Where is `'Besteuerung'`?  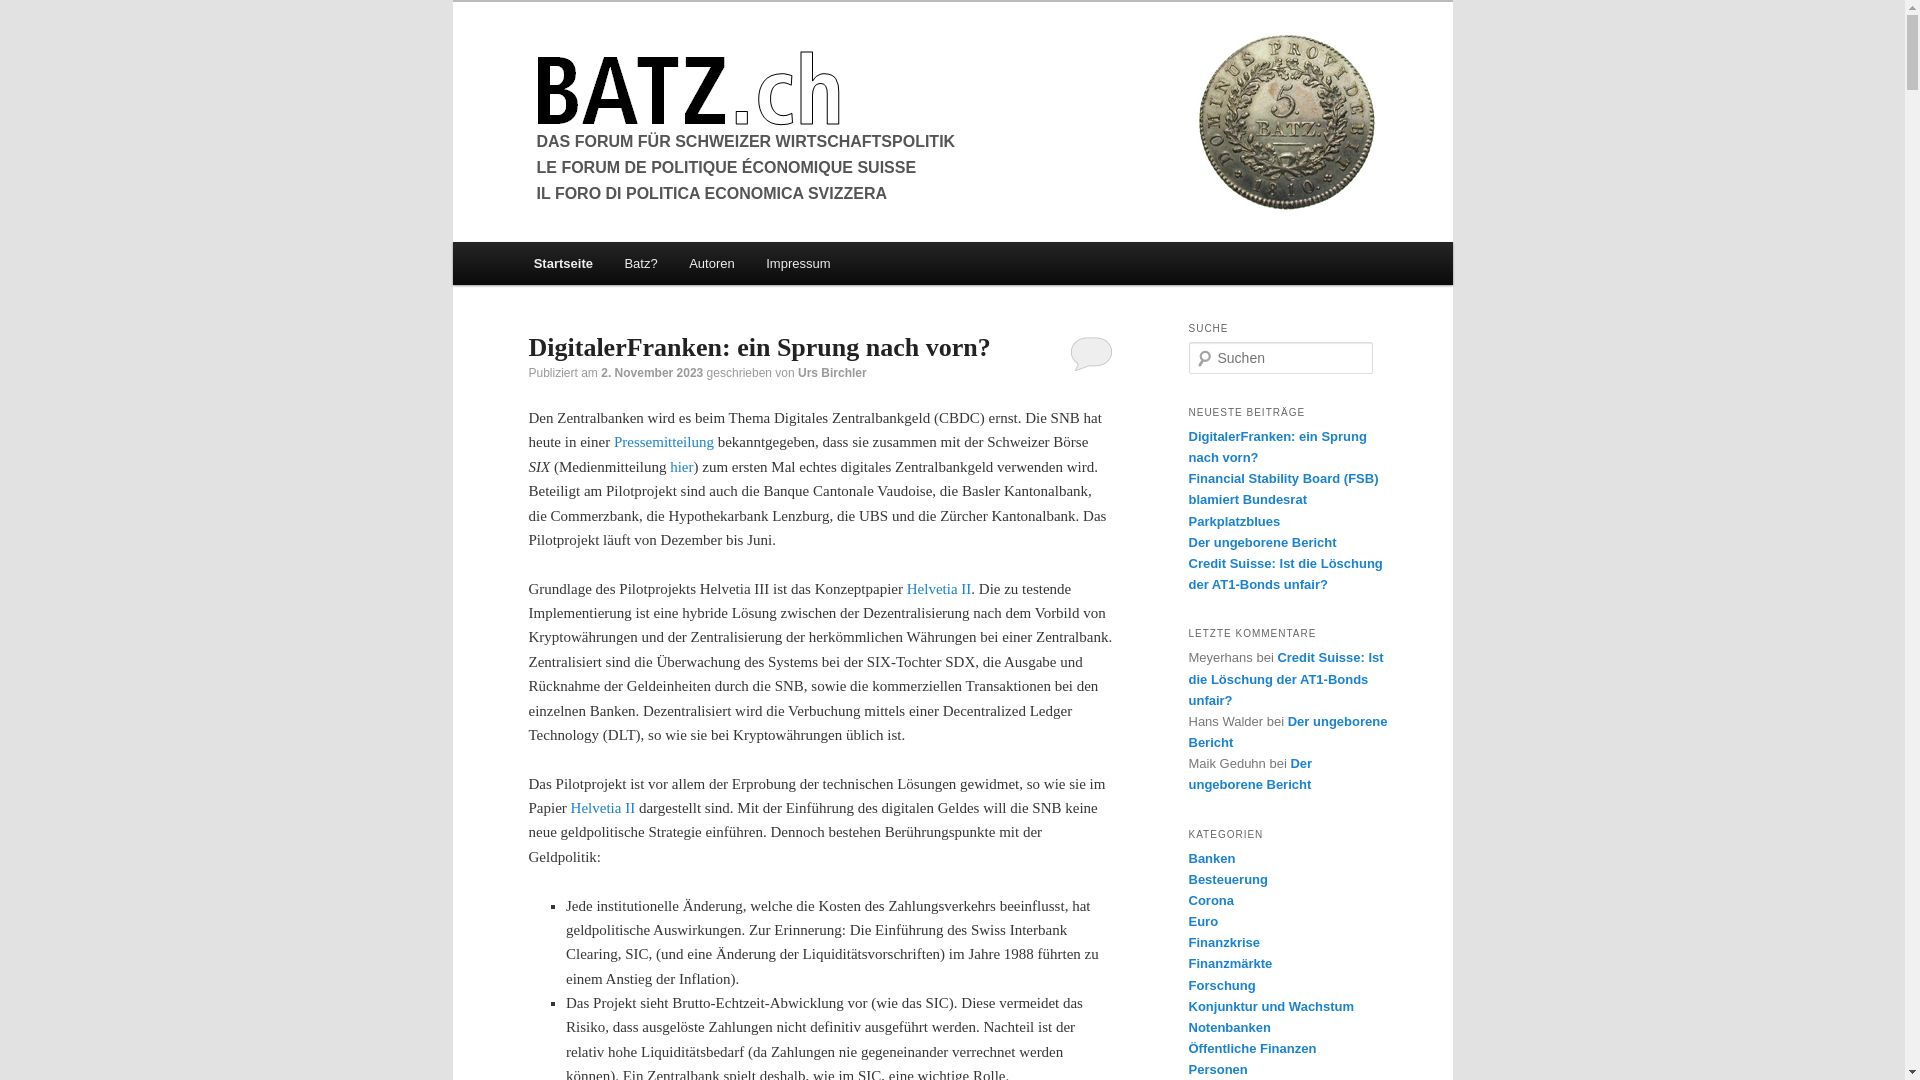 'Besteuerung' is located at coordinates (1226, 878).